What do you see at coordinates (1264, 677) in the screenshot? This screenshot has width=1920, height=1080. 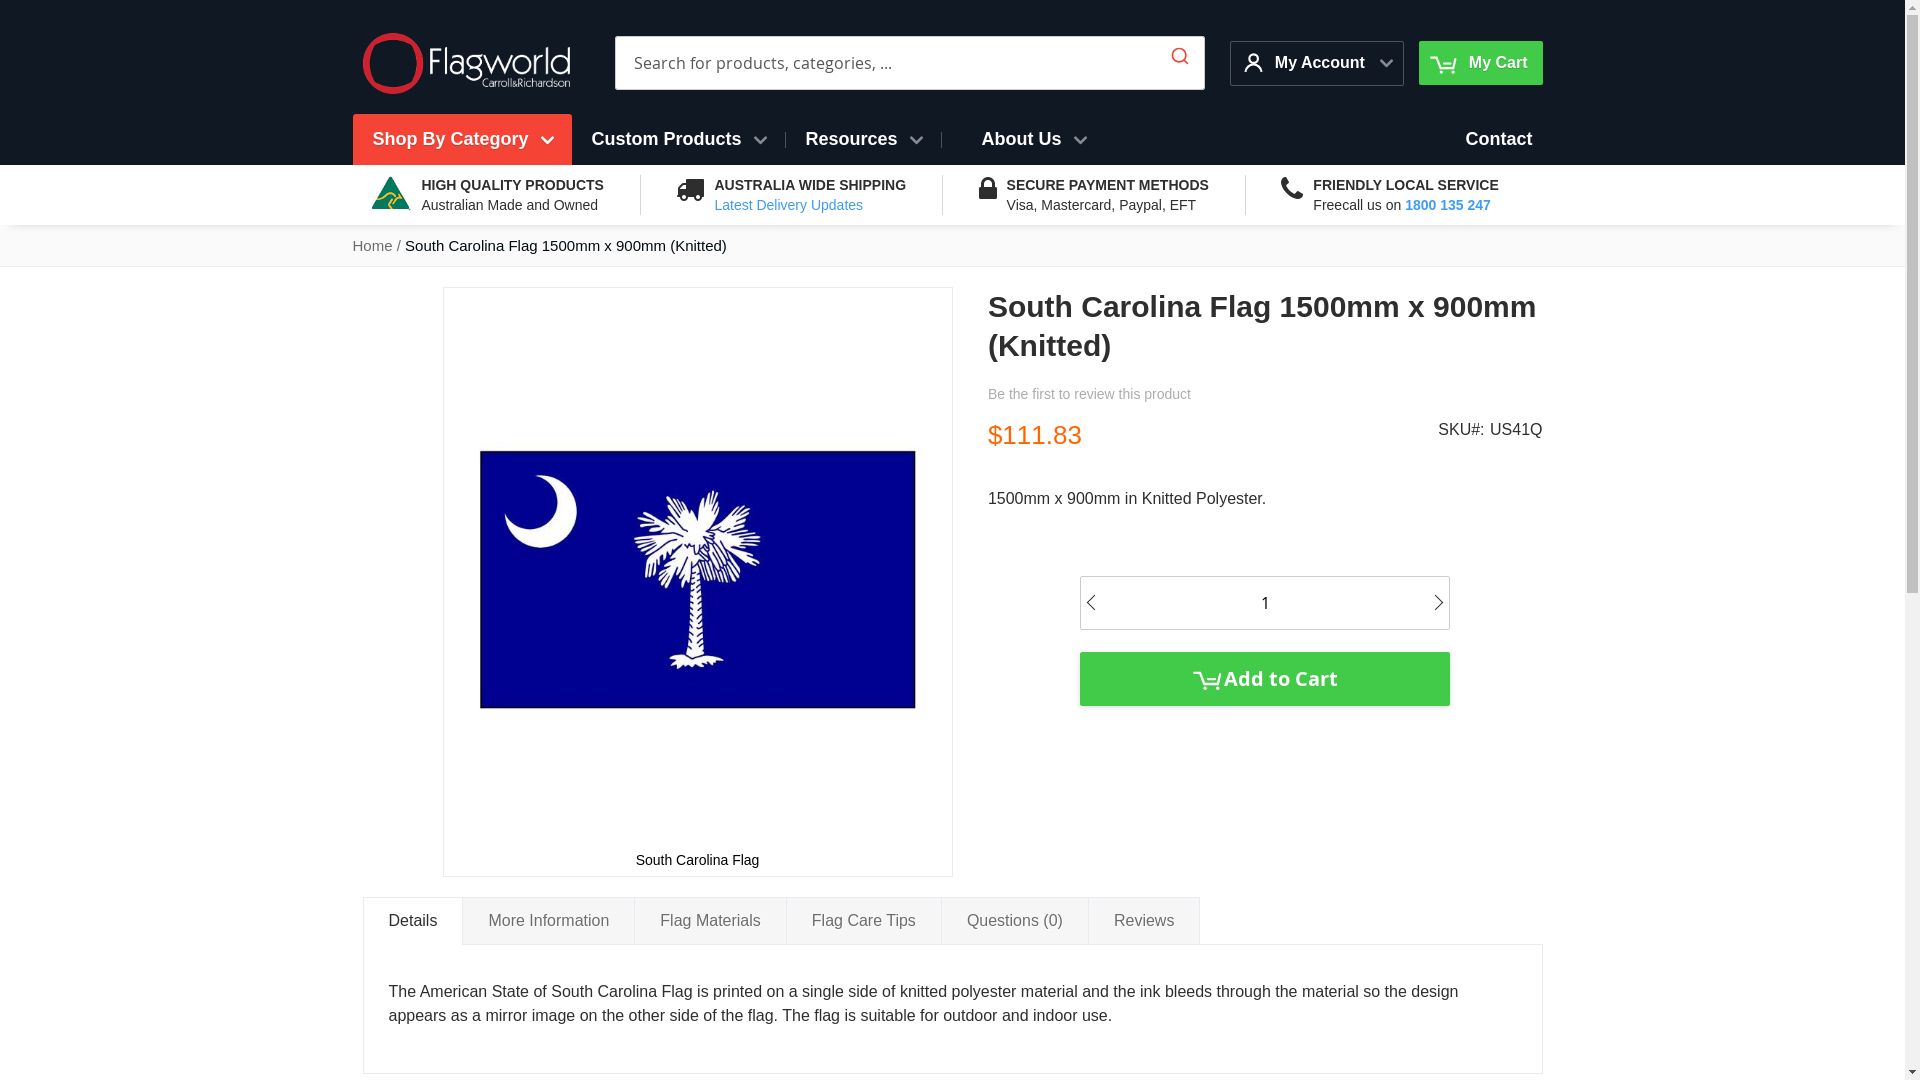 I see `'Add to Cart'` at bounding box center [1264, 677].